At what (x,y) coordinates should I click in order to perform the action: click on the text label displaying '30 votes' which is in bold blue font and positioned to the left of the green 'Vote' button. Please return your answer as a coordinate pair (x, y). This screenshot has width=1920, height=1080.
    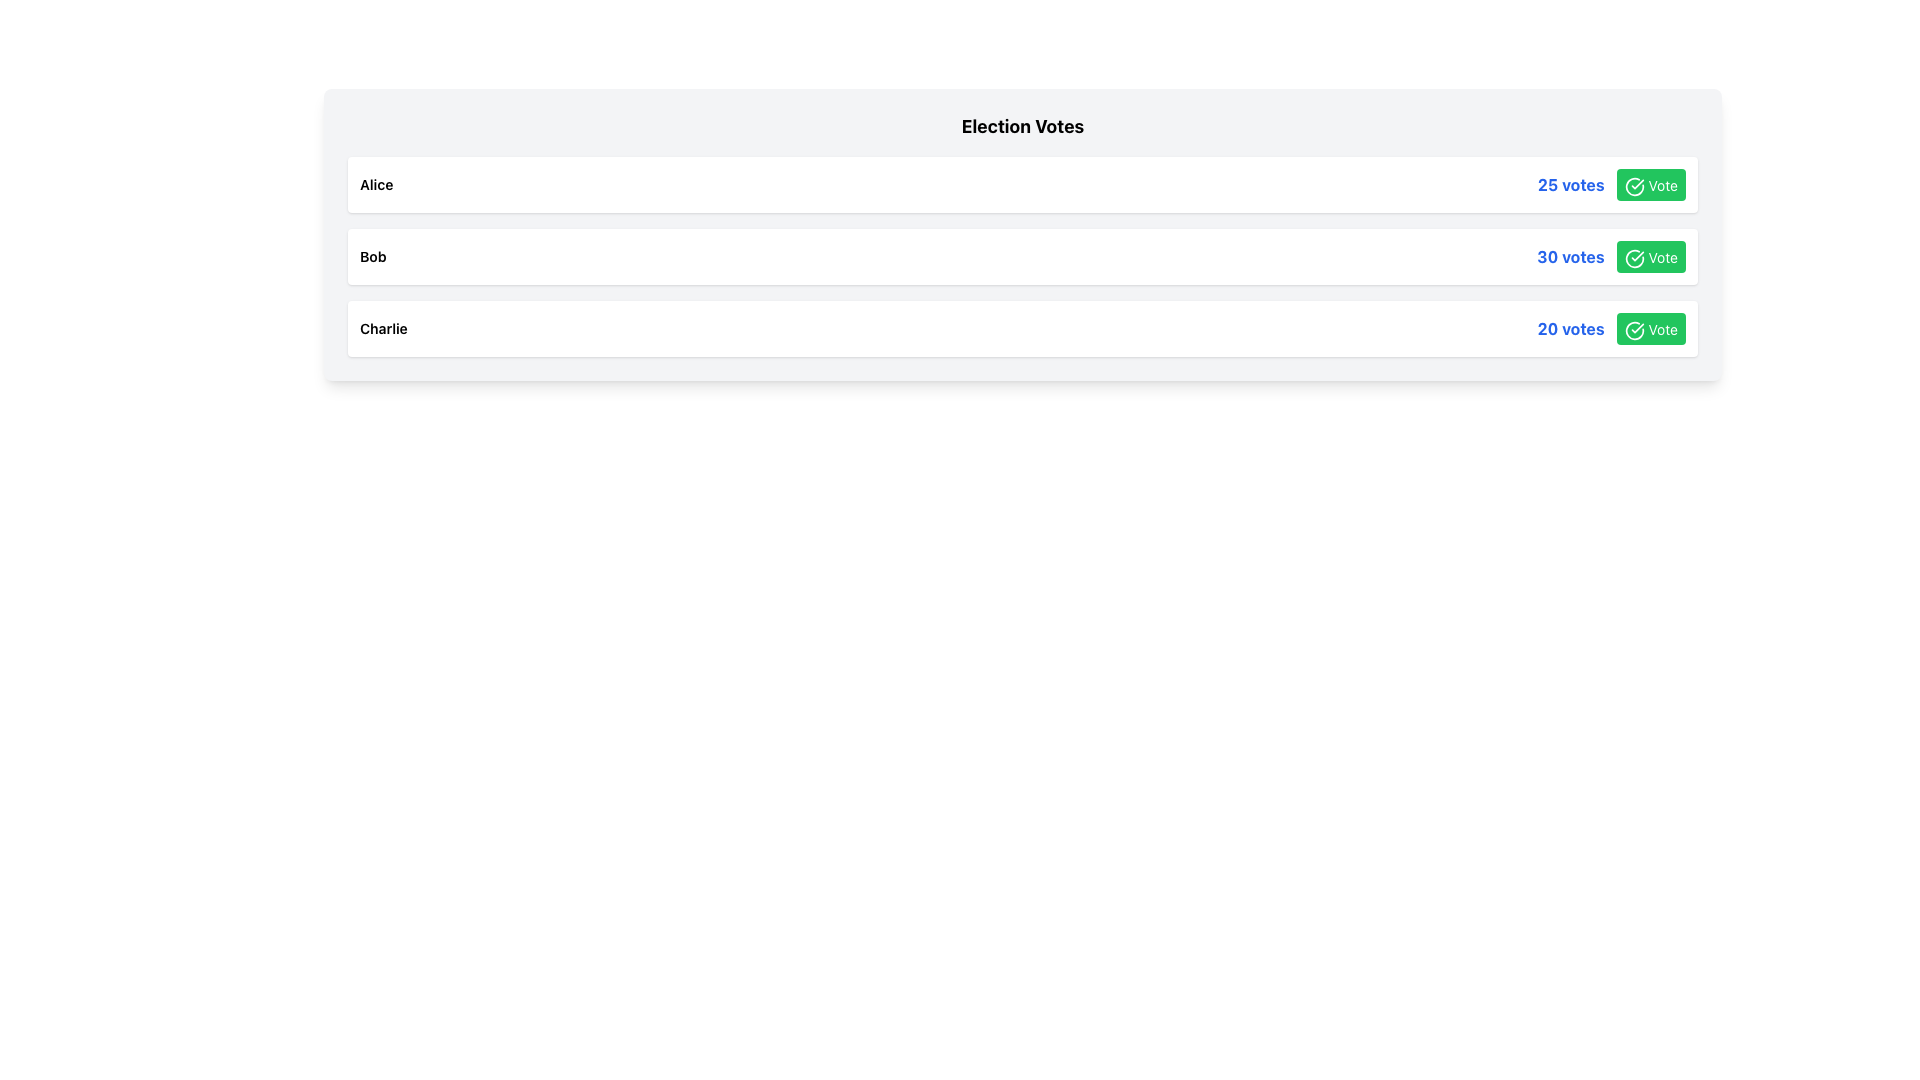
    Looking at the image, I should click on (1569, 256).